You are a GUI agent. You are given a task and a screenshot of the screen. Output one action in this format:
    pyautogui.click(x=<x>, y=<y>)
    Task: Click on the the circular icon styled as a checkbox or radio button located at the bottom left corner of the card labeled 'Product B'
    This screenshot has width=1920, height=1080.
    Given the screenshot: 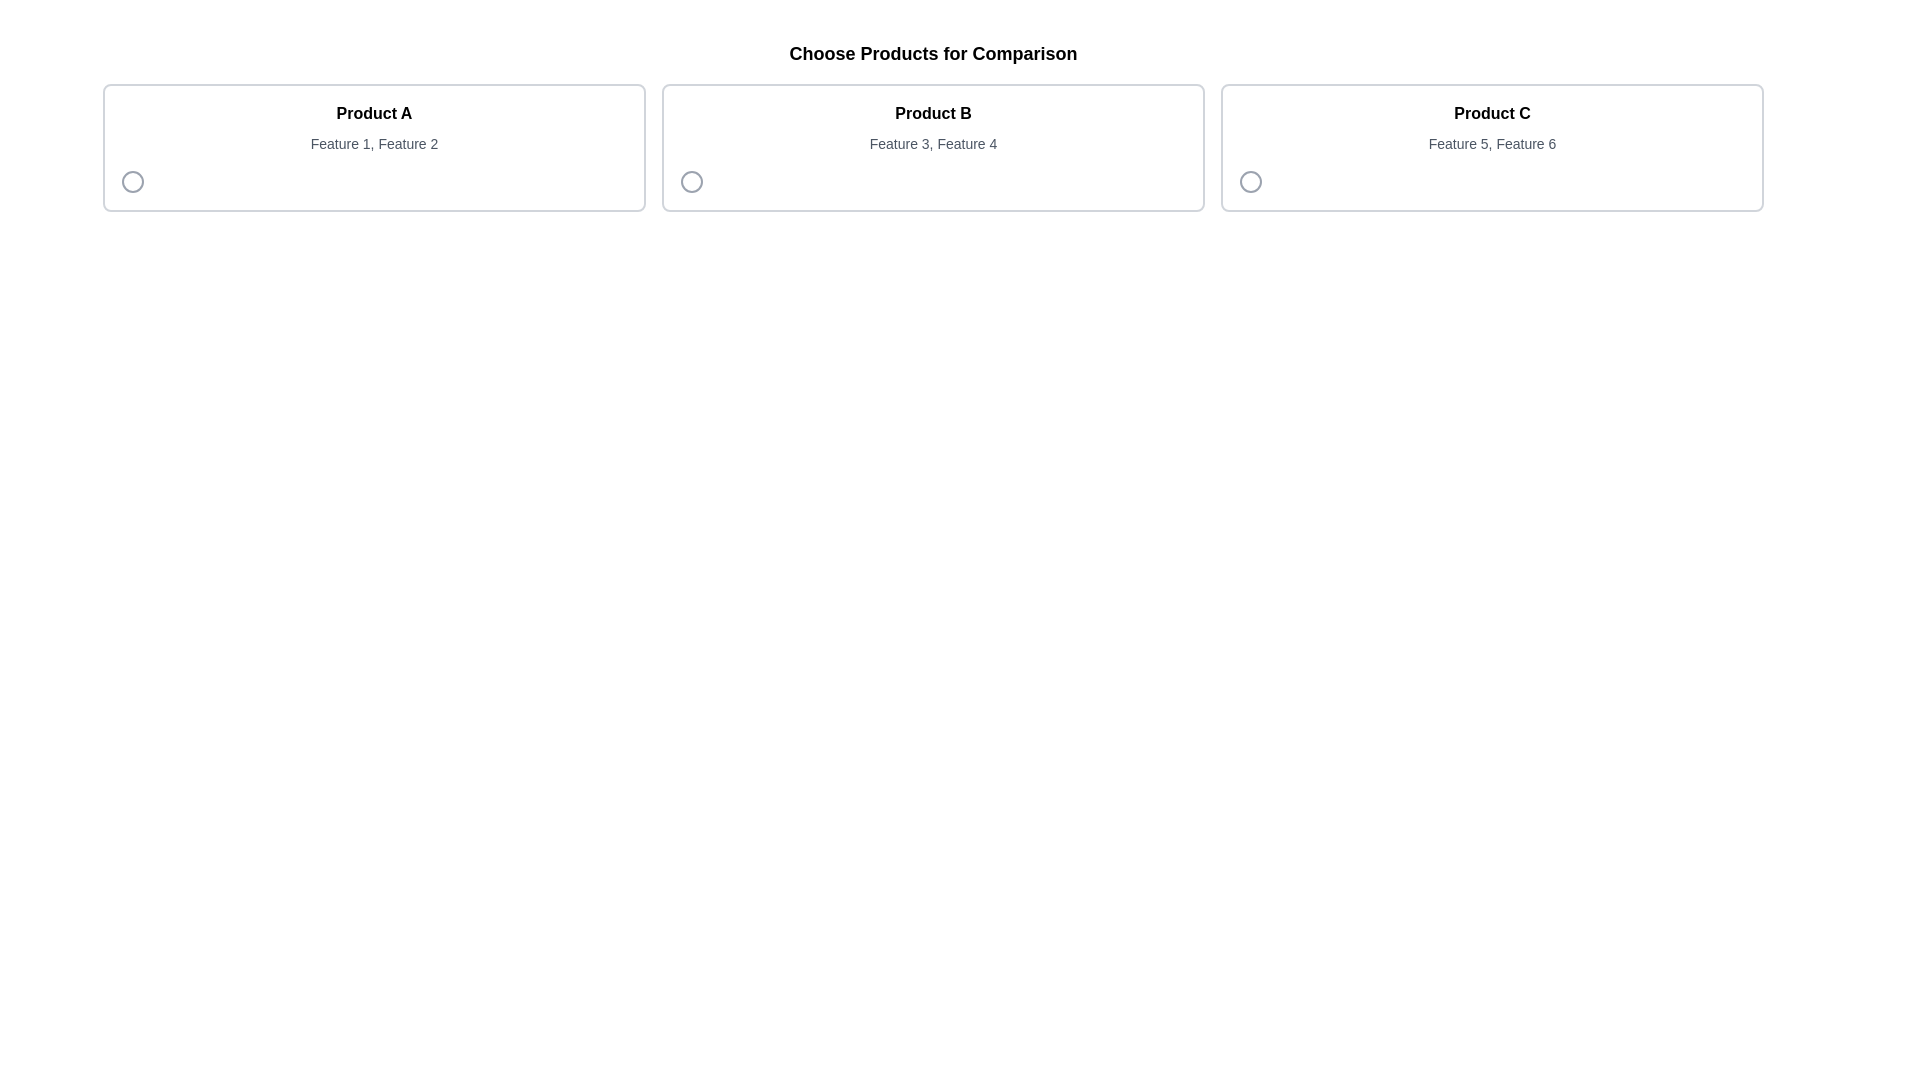 What is the action you would take?
    pyautogui.click(x=691, y=181)
    